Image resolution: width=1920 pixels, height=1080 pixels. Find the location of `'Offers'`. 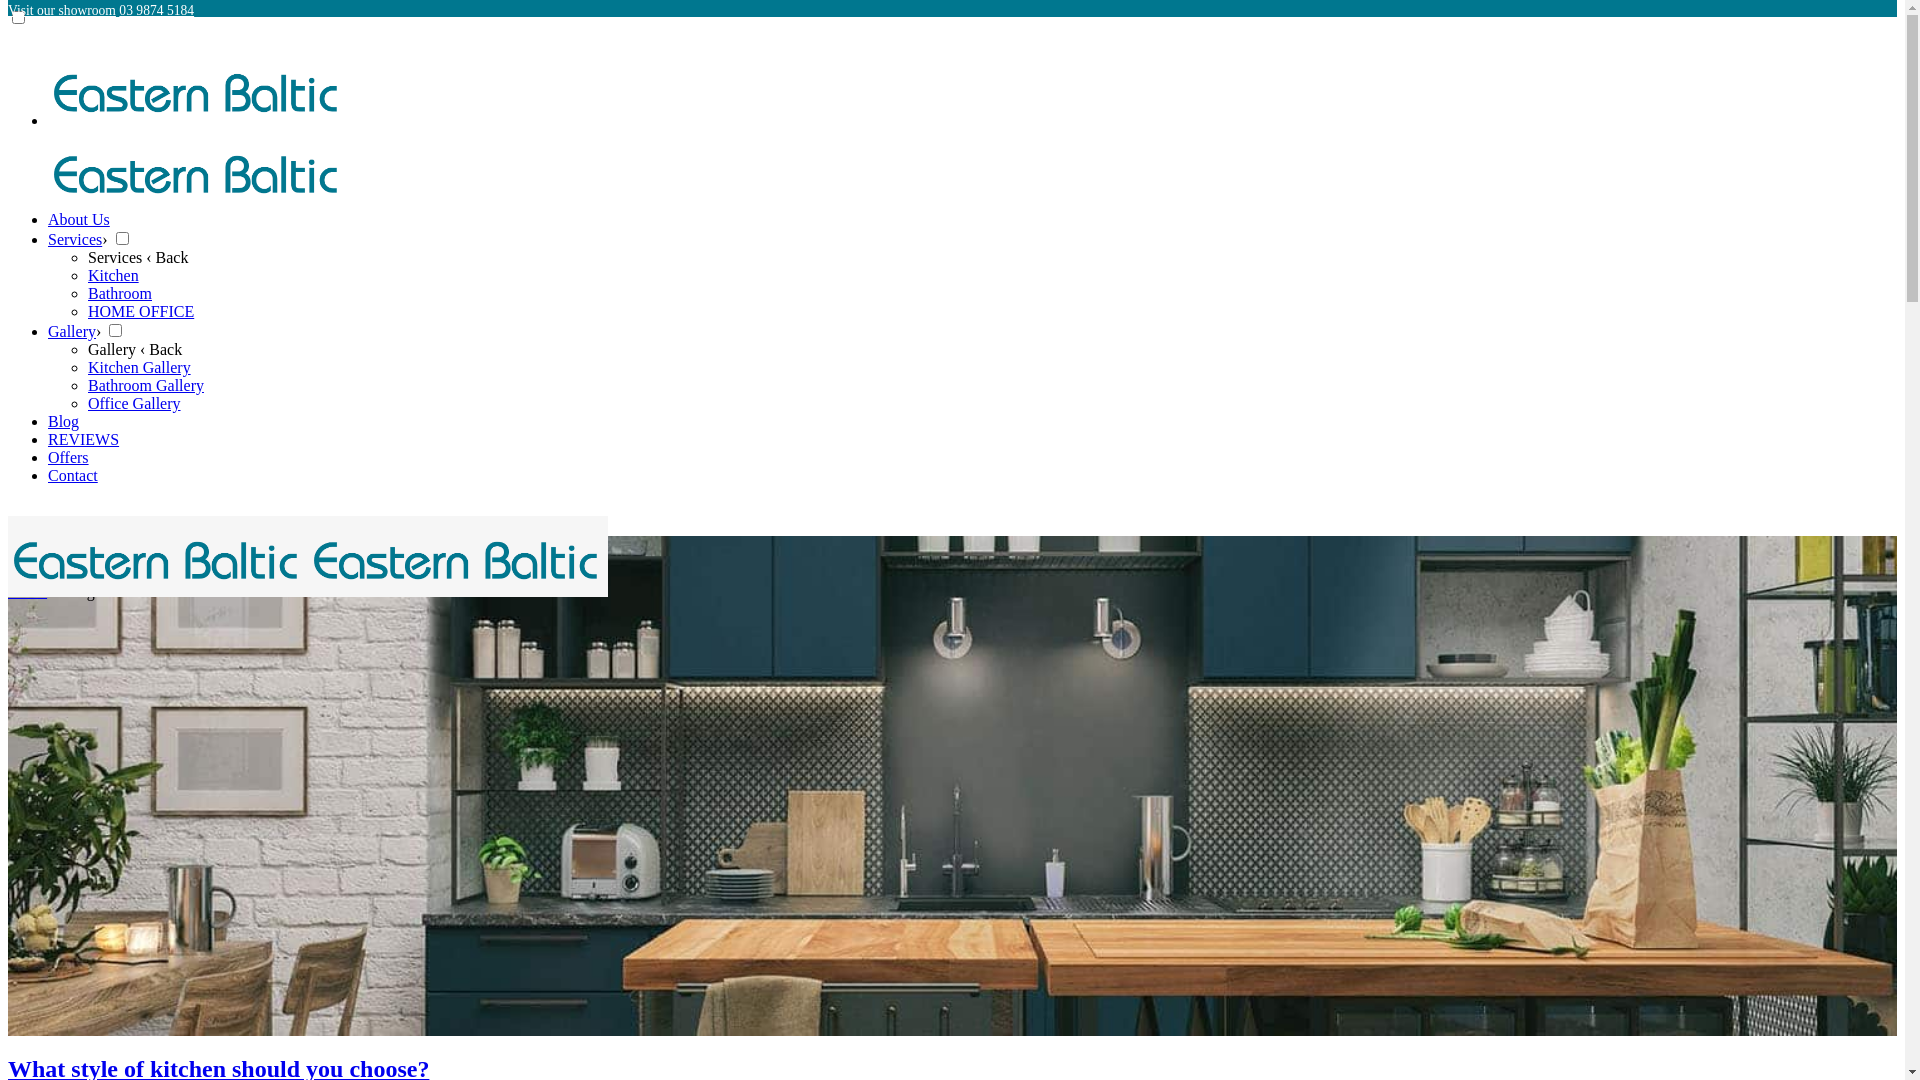

'Offers' is located at coordinates (68, 457).